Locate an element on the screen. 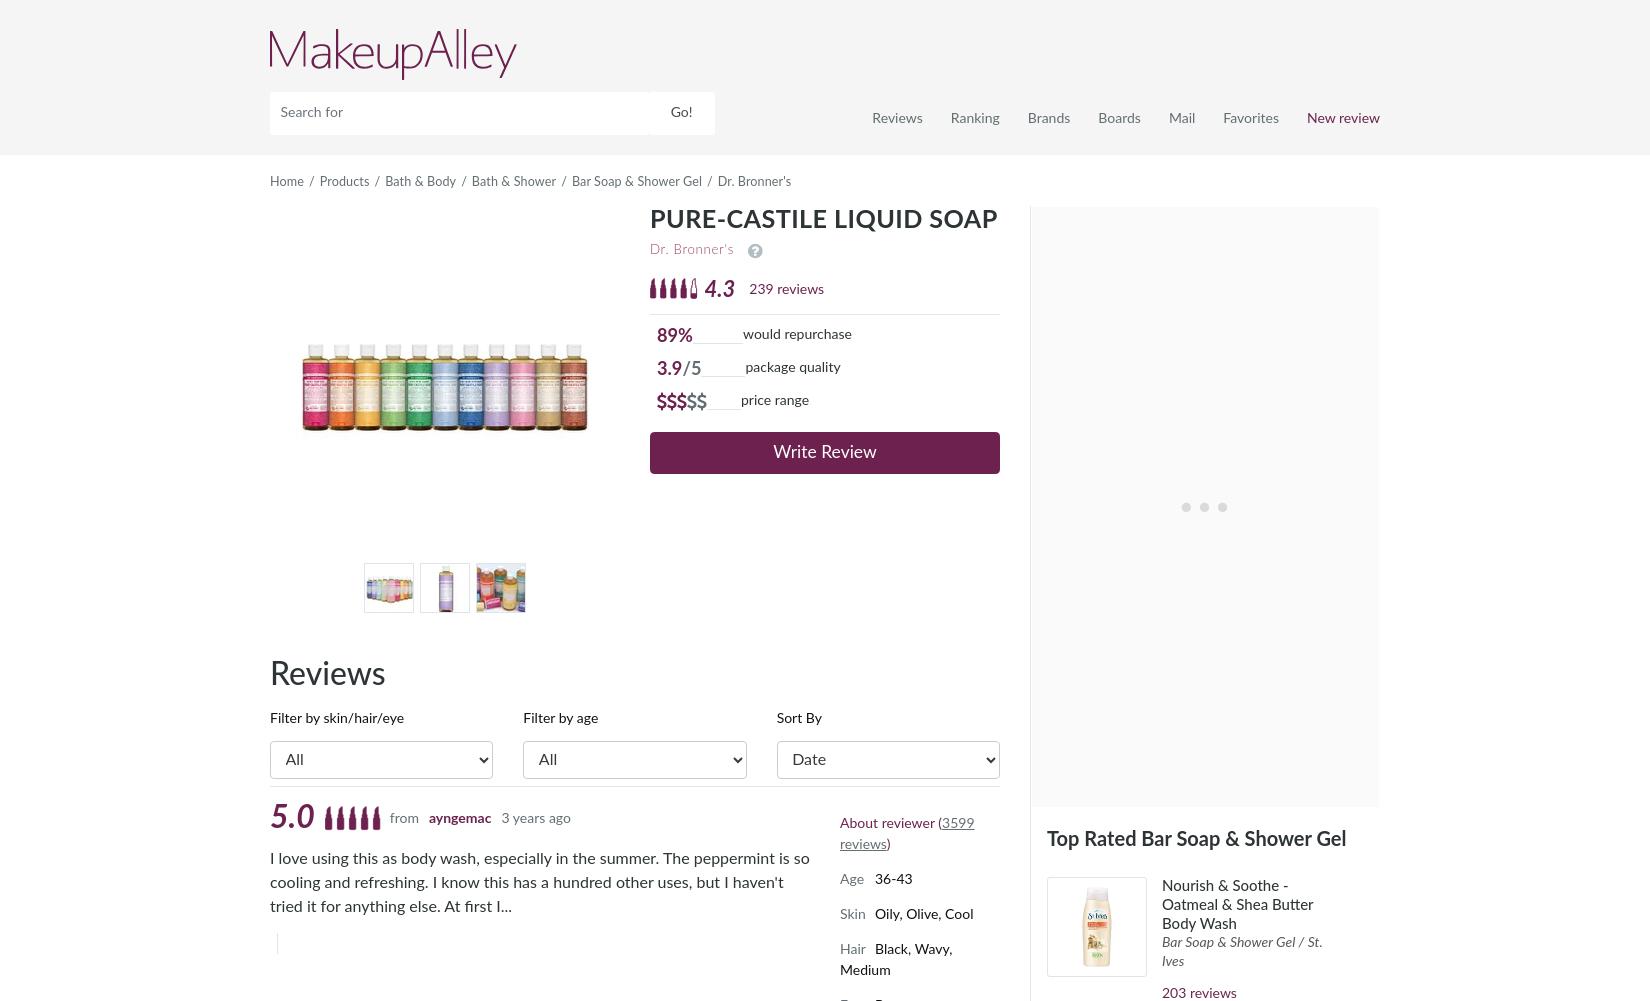 Image resolution: width=1650 pixels, height=1001 pixels. 'package quality' is located at coordinates (791, 365).